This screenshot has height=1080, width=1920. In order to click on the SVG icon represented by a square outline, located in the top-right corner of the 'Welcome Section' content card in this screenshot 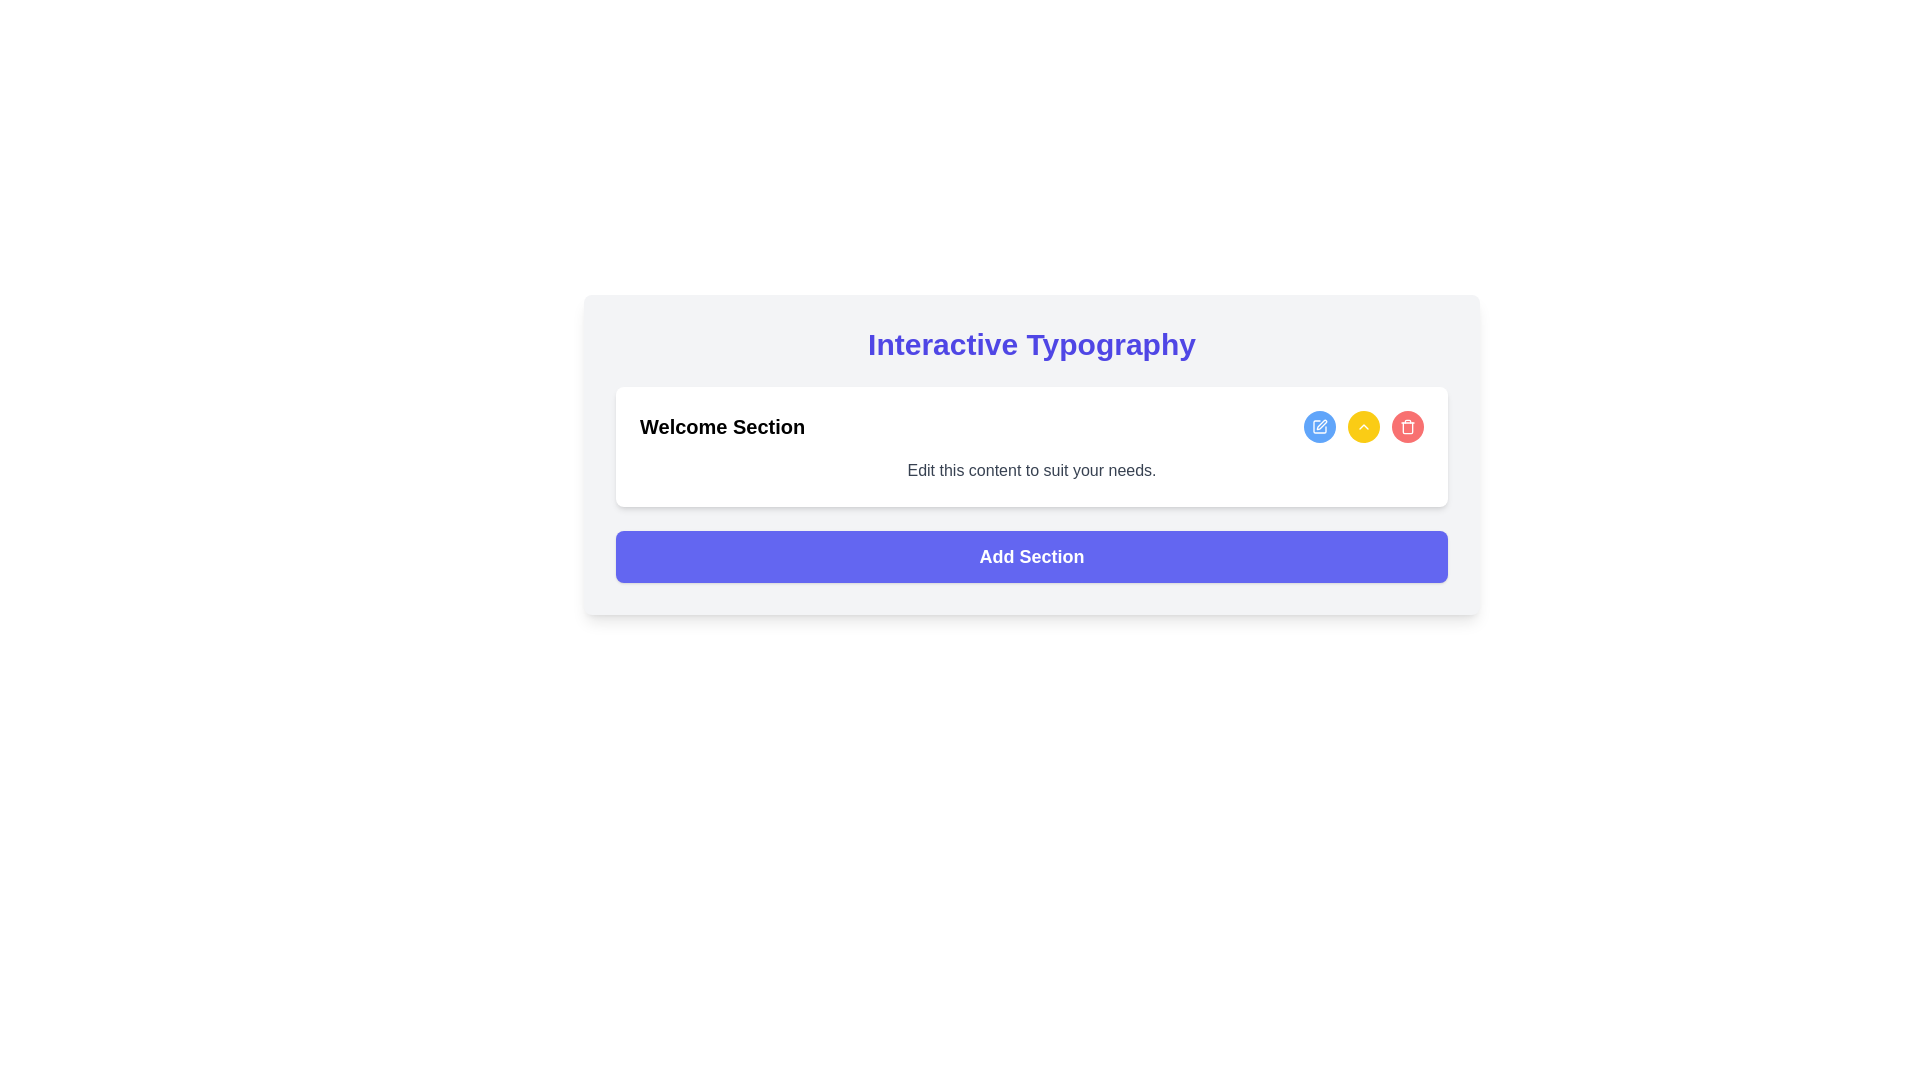, I will do `click(1320, 426)`.